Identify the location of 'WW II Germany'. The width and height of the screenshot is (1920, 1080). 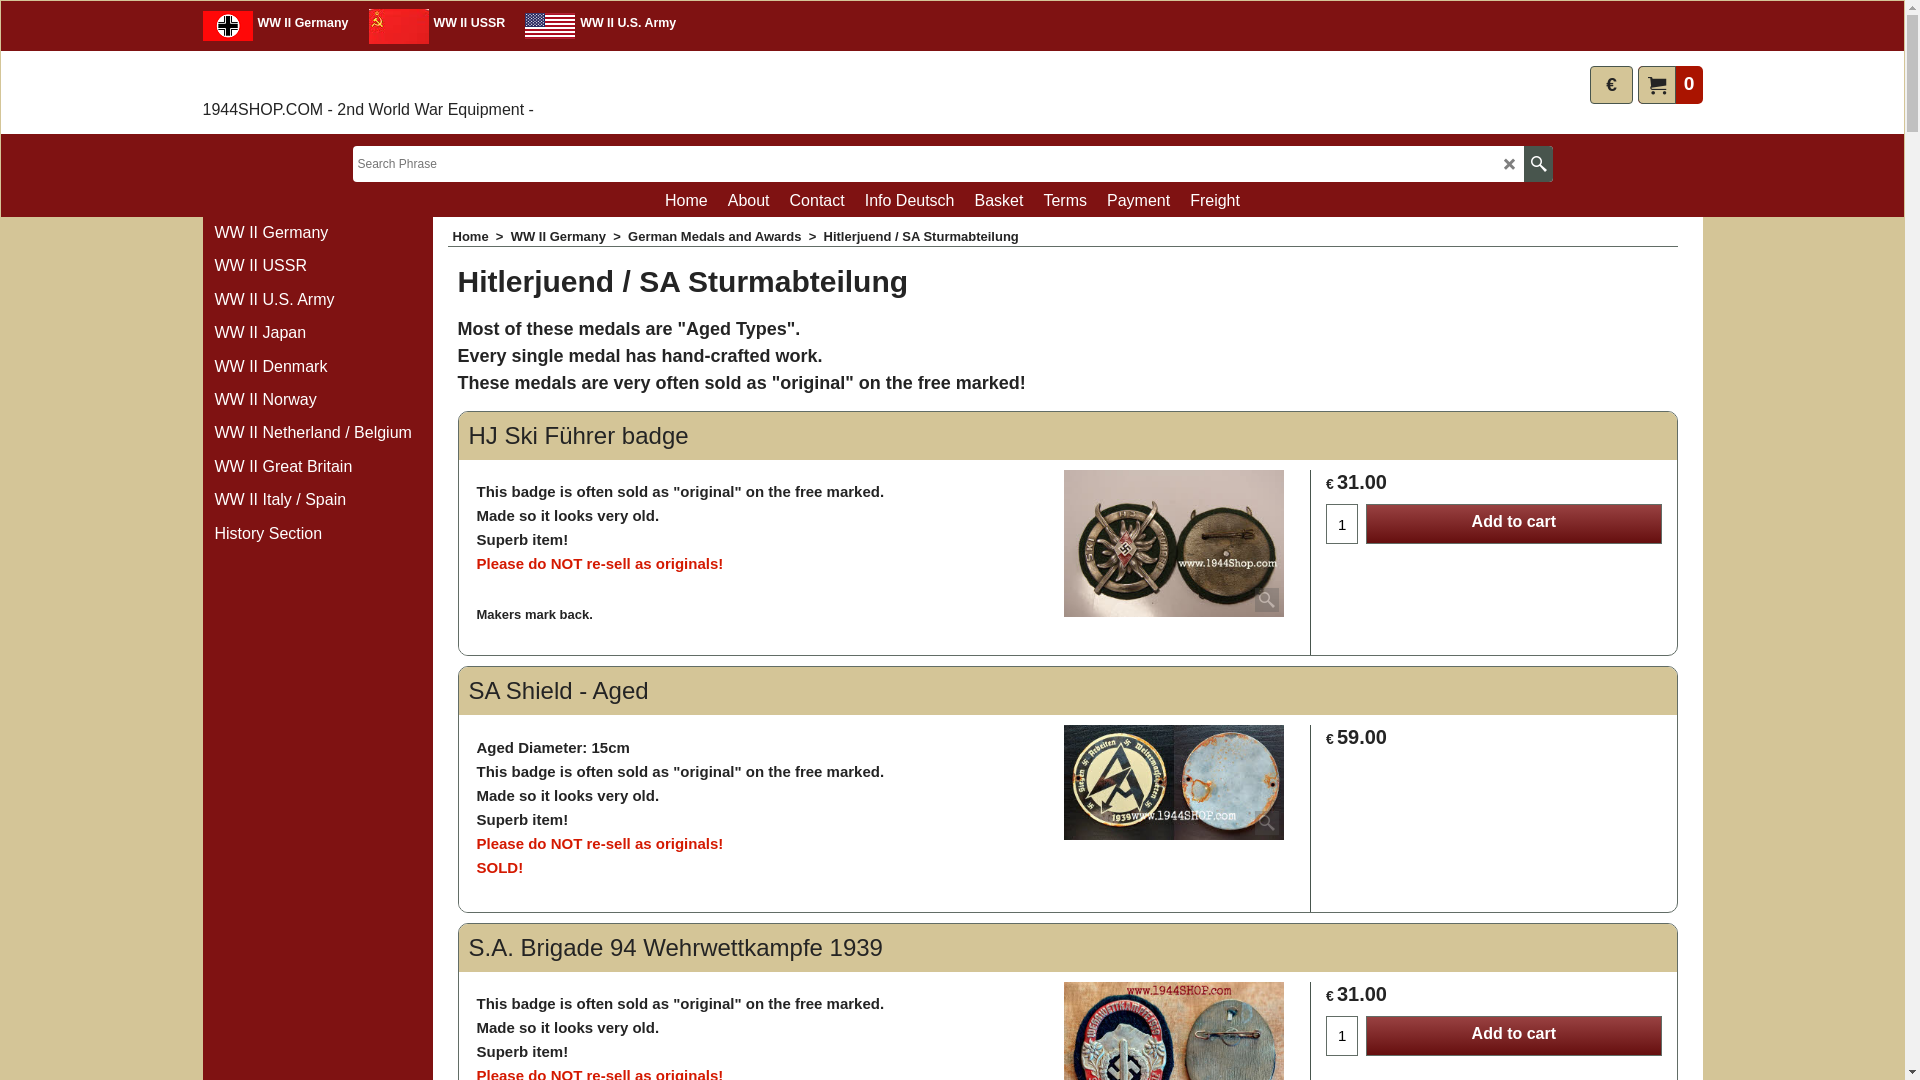
(201, 26).